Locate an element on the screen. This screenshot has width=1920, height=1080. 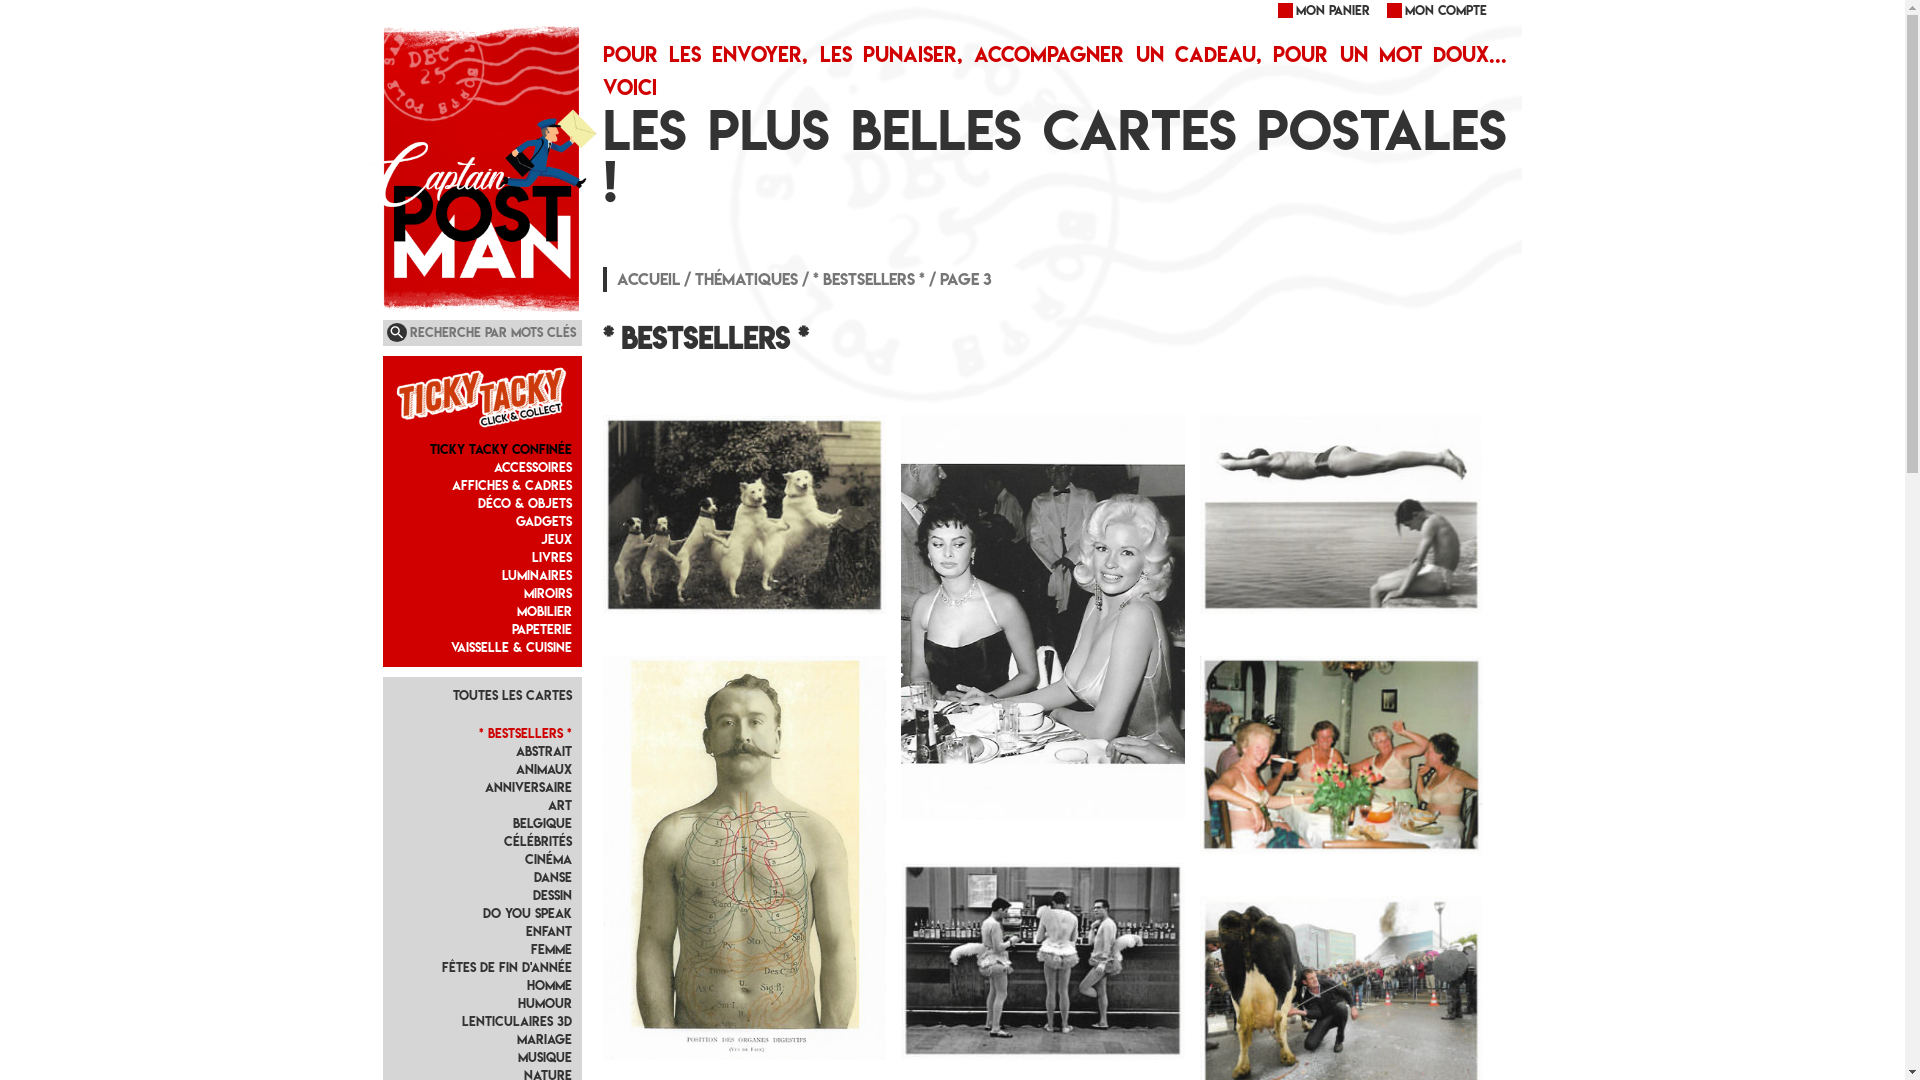
'Toutes les cartes' is located at coordinates (512, 694).